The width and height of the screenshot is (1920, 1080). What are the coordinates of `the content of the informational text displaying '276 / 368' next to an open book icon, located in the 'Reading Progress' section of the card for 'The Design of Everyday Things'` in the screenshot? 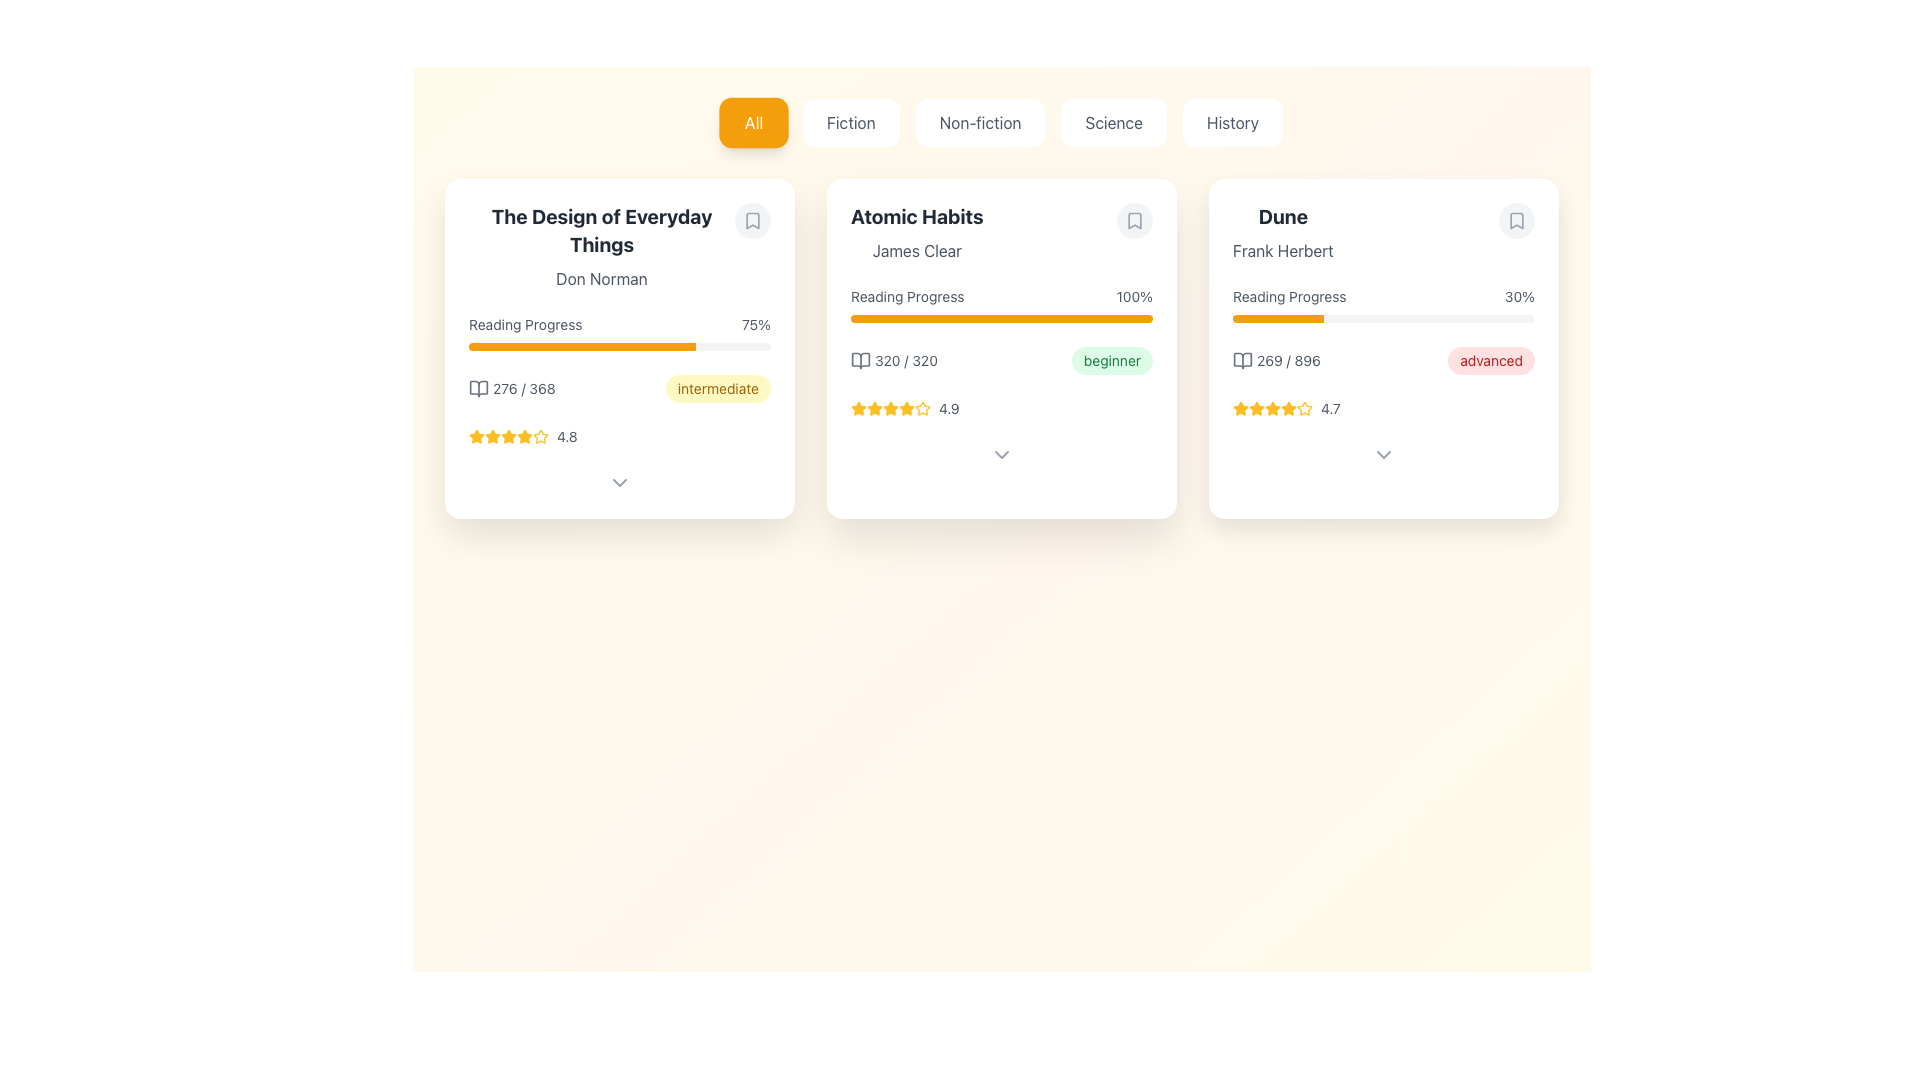 It's located at (512, 389).